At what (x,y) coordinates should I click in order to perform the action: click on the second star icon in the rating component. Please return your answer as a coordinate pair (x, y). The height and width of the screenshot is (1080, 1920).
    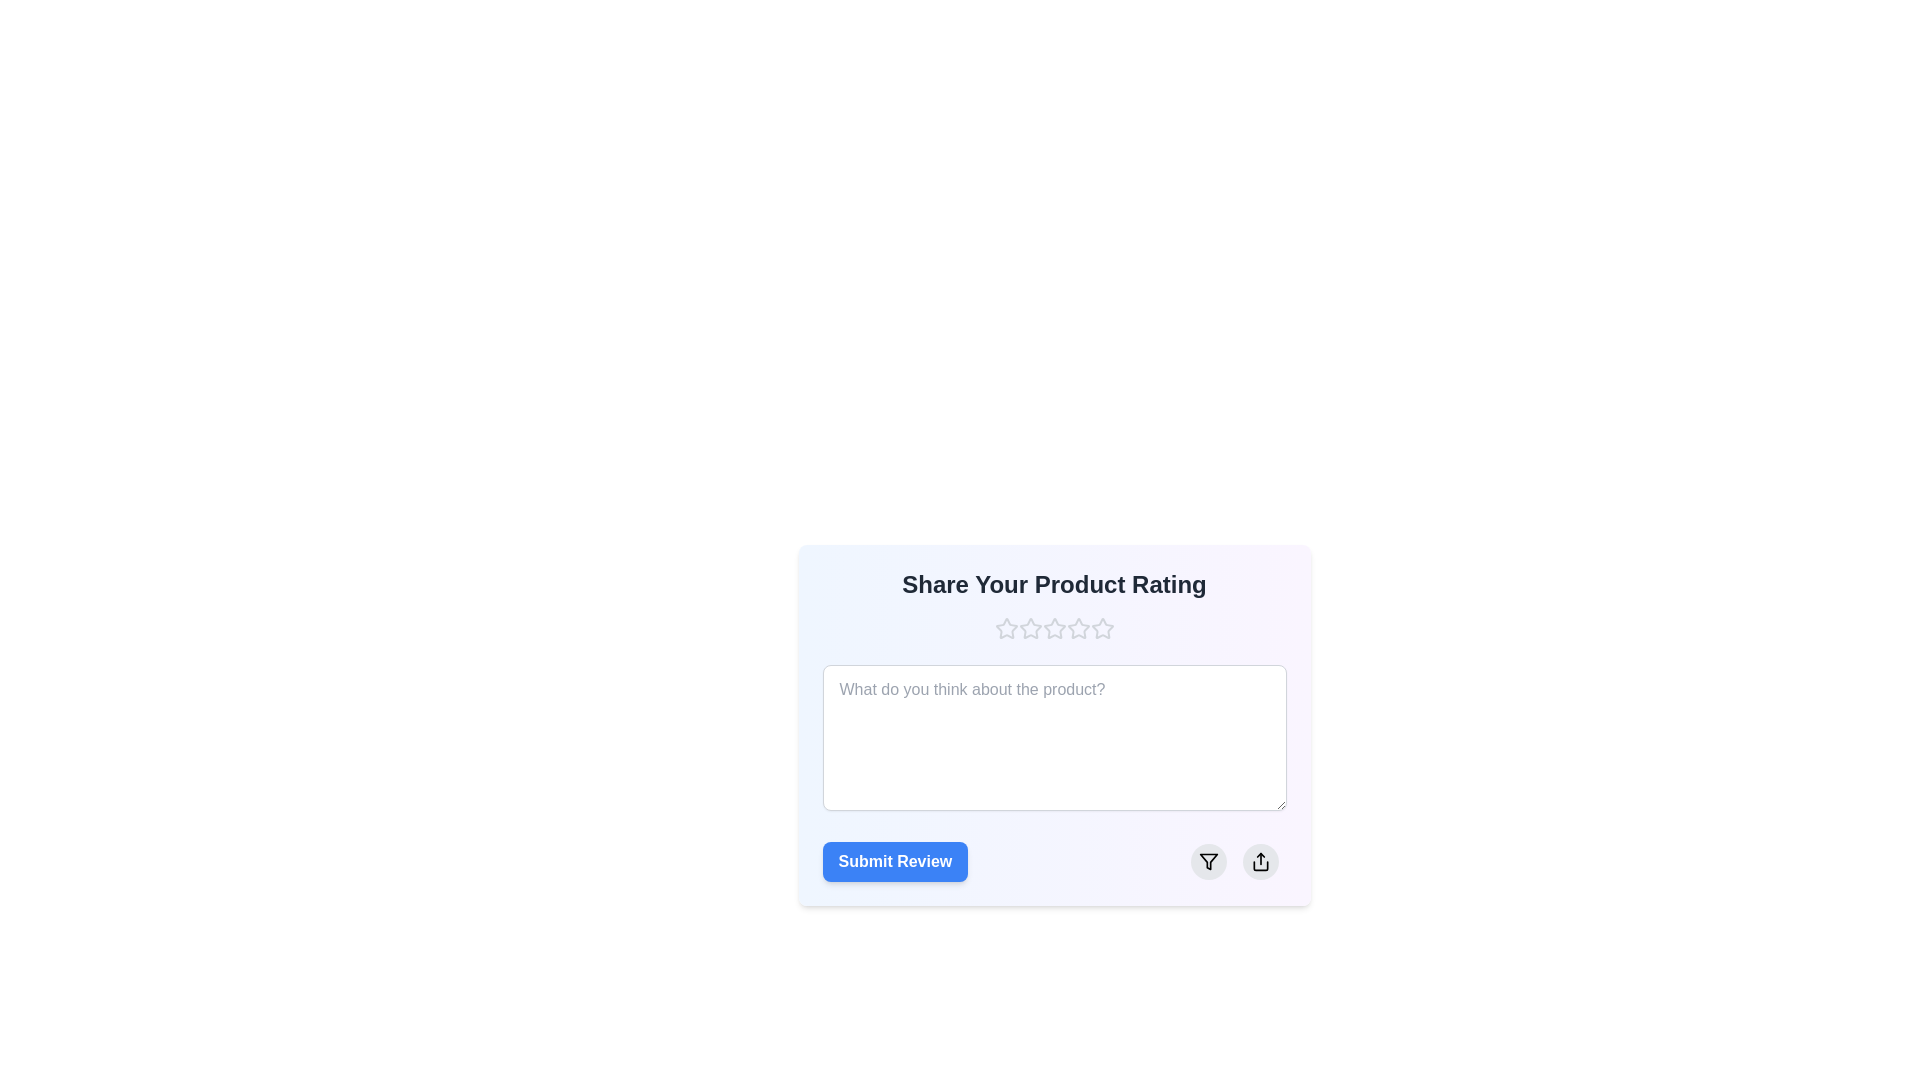
    Looking at the image, I should click on (1053, 627).